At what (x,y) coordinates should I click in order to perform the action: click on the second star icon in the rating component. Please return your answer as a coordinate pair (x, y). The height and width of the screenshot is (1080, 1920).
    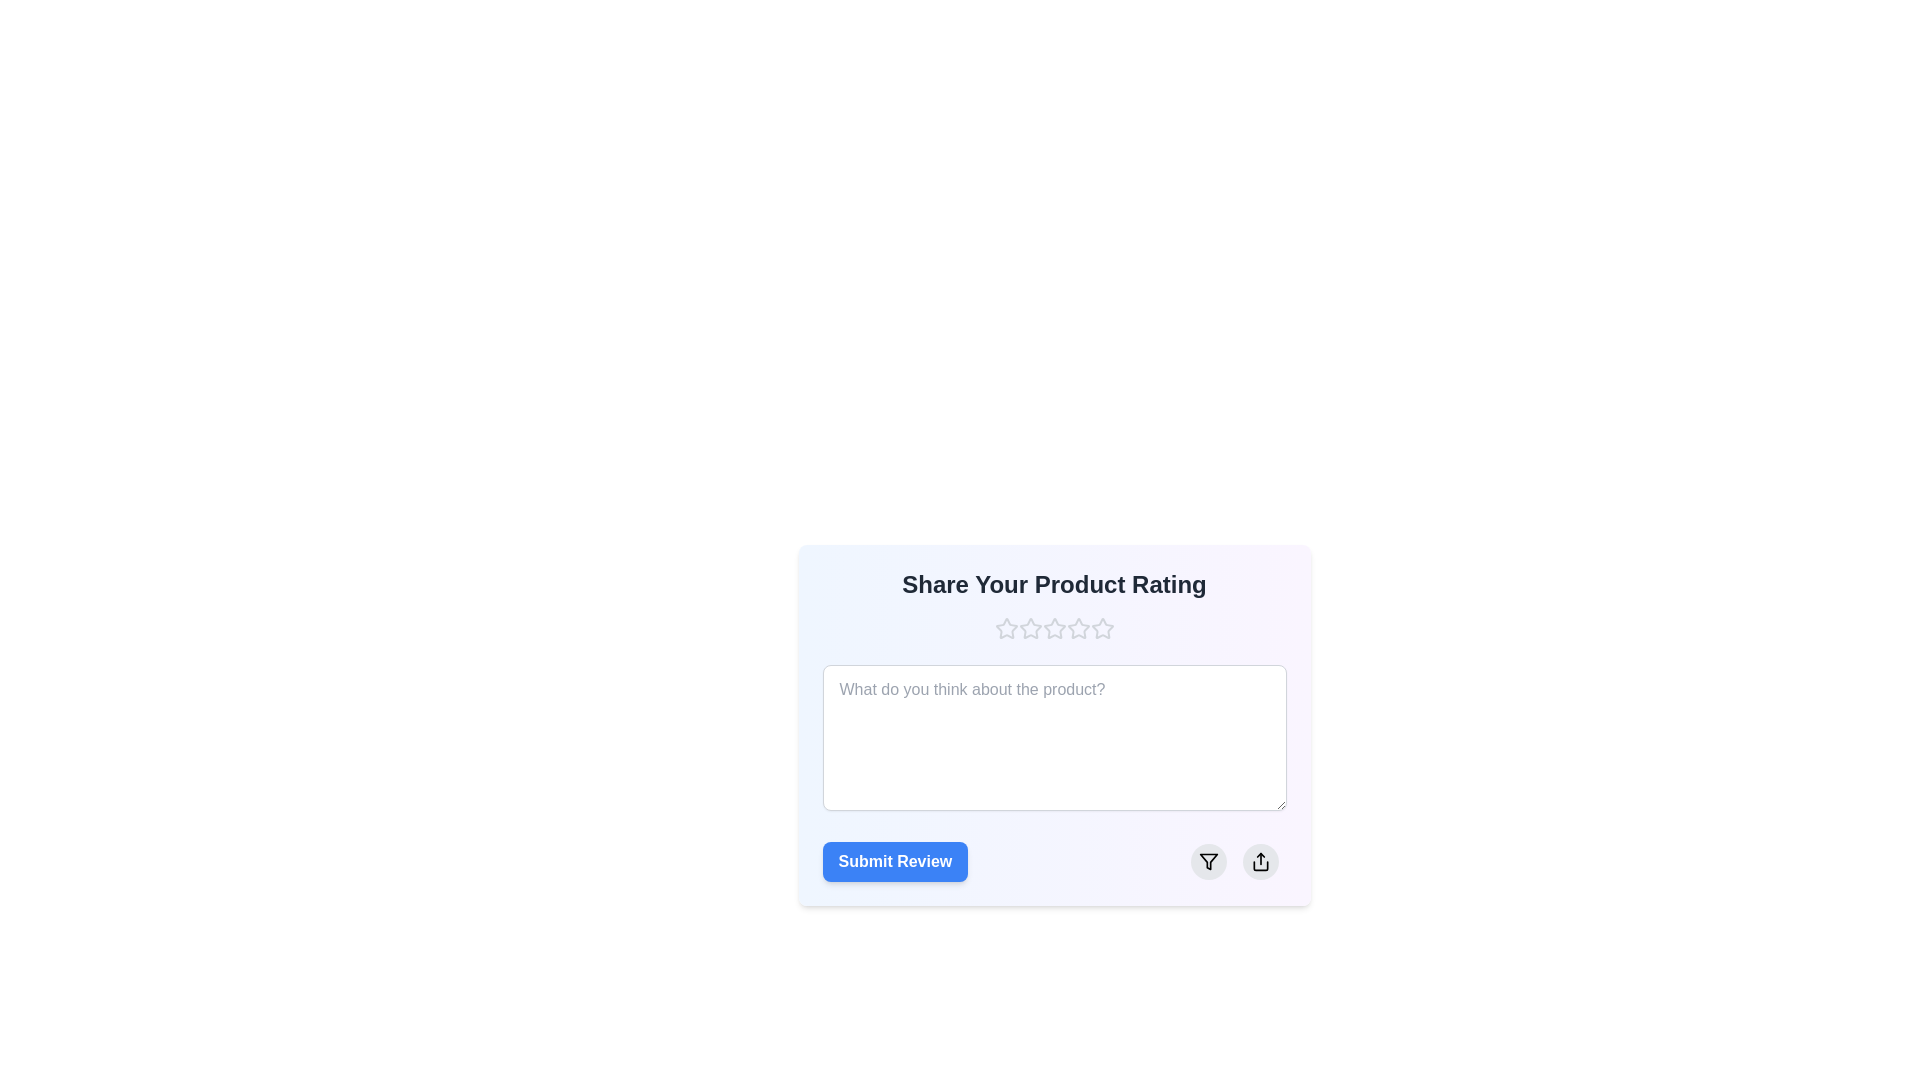
    Looking at the image, I should click on (1053, 627).